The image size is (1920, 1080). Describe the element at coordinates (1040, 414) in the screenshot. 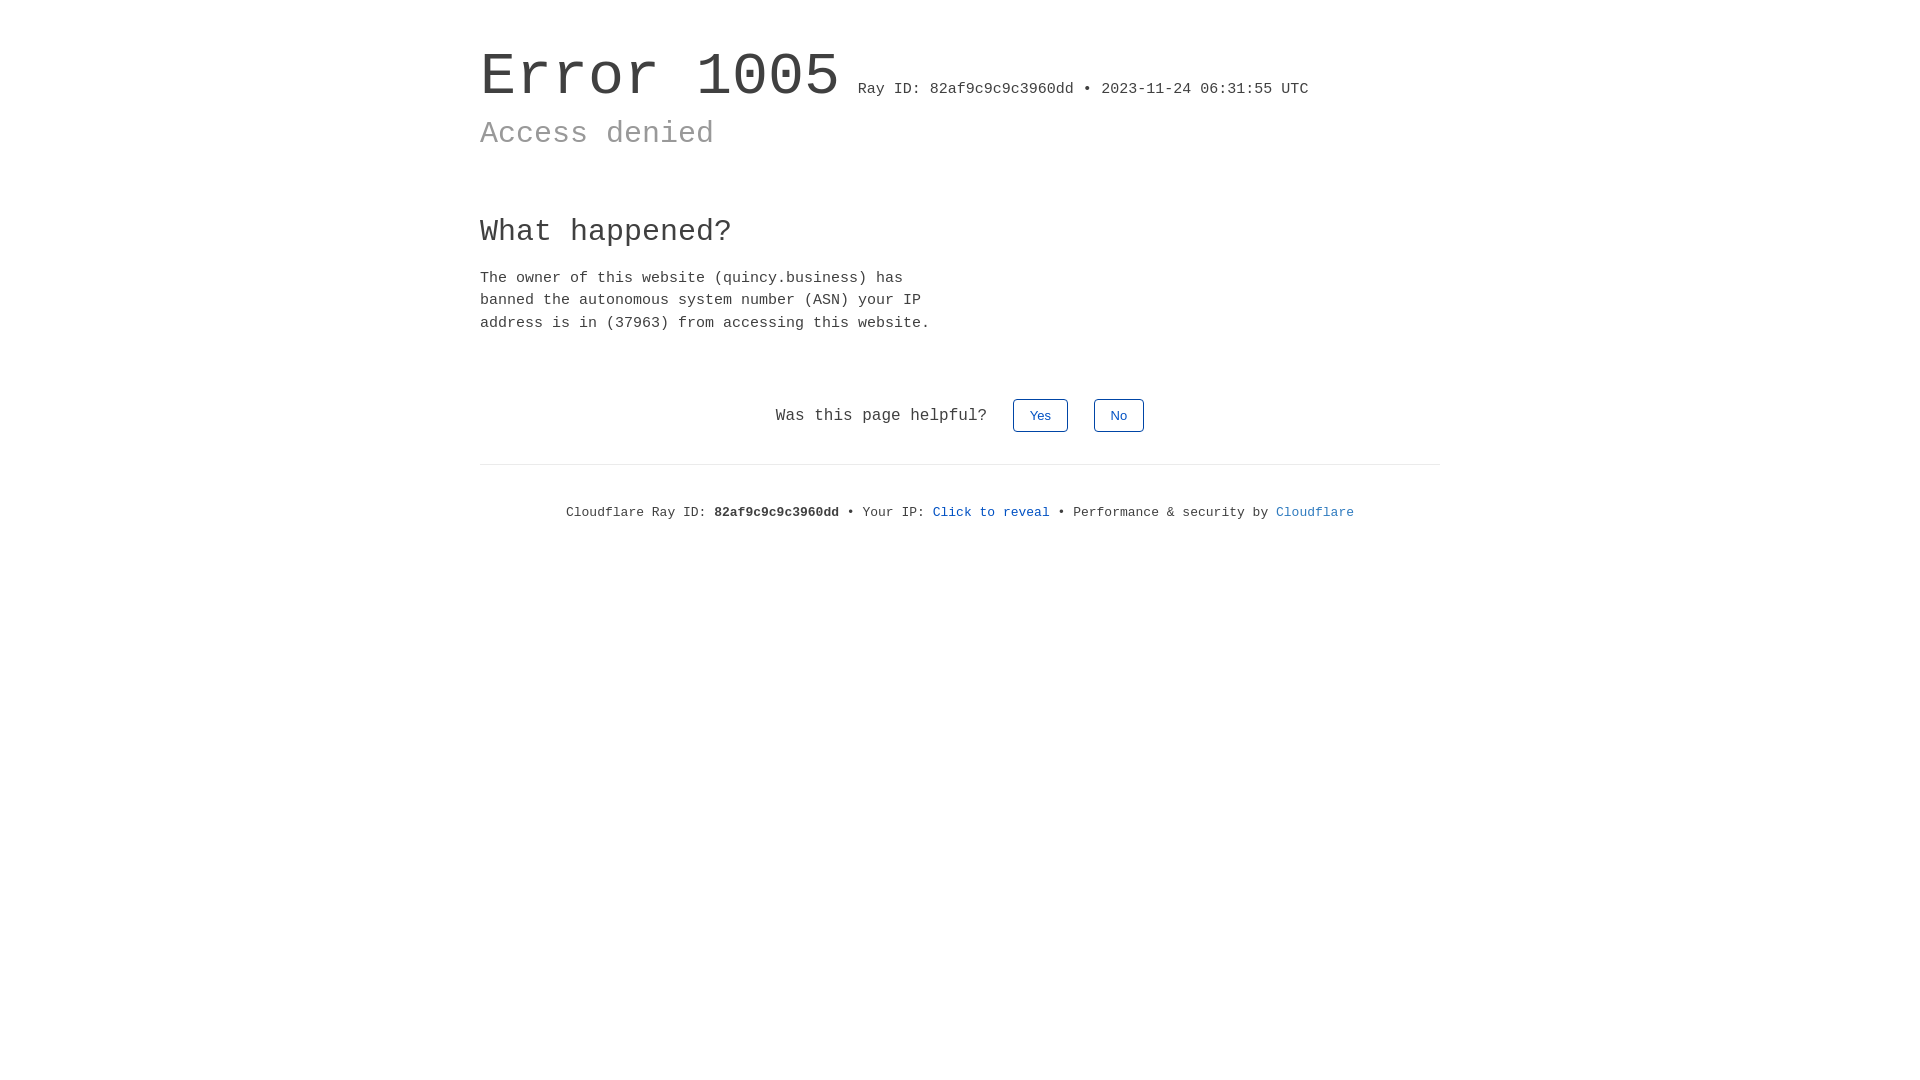

I see `'Yes'` at that location.